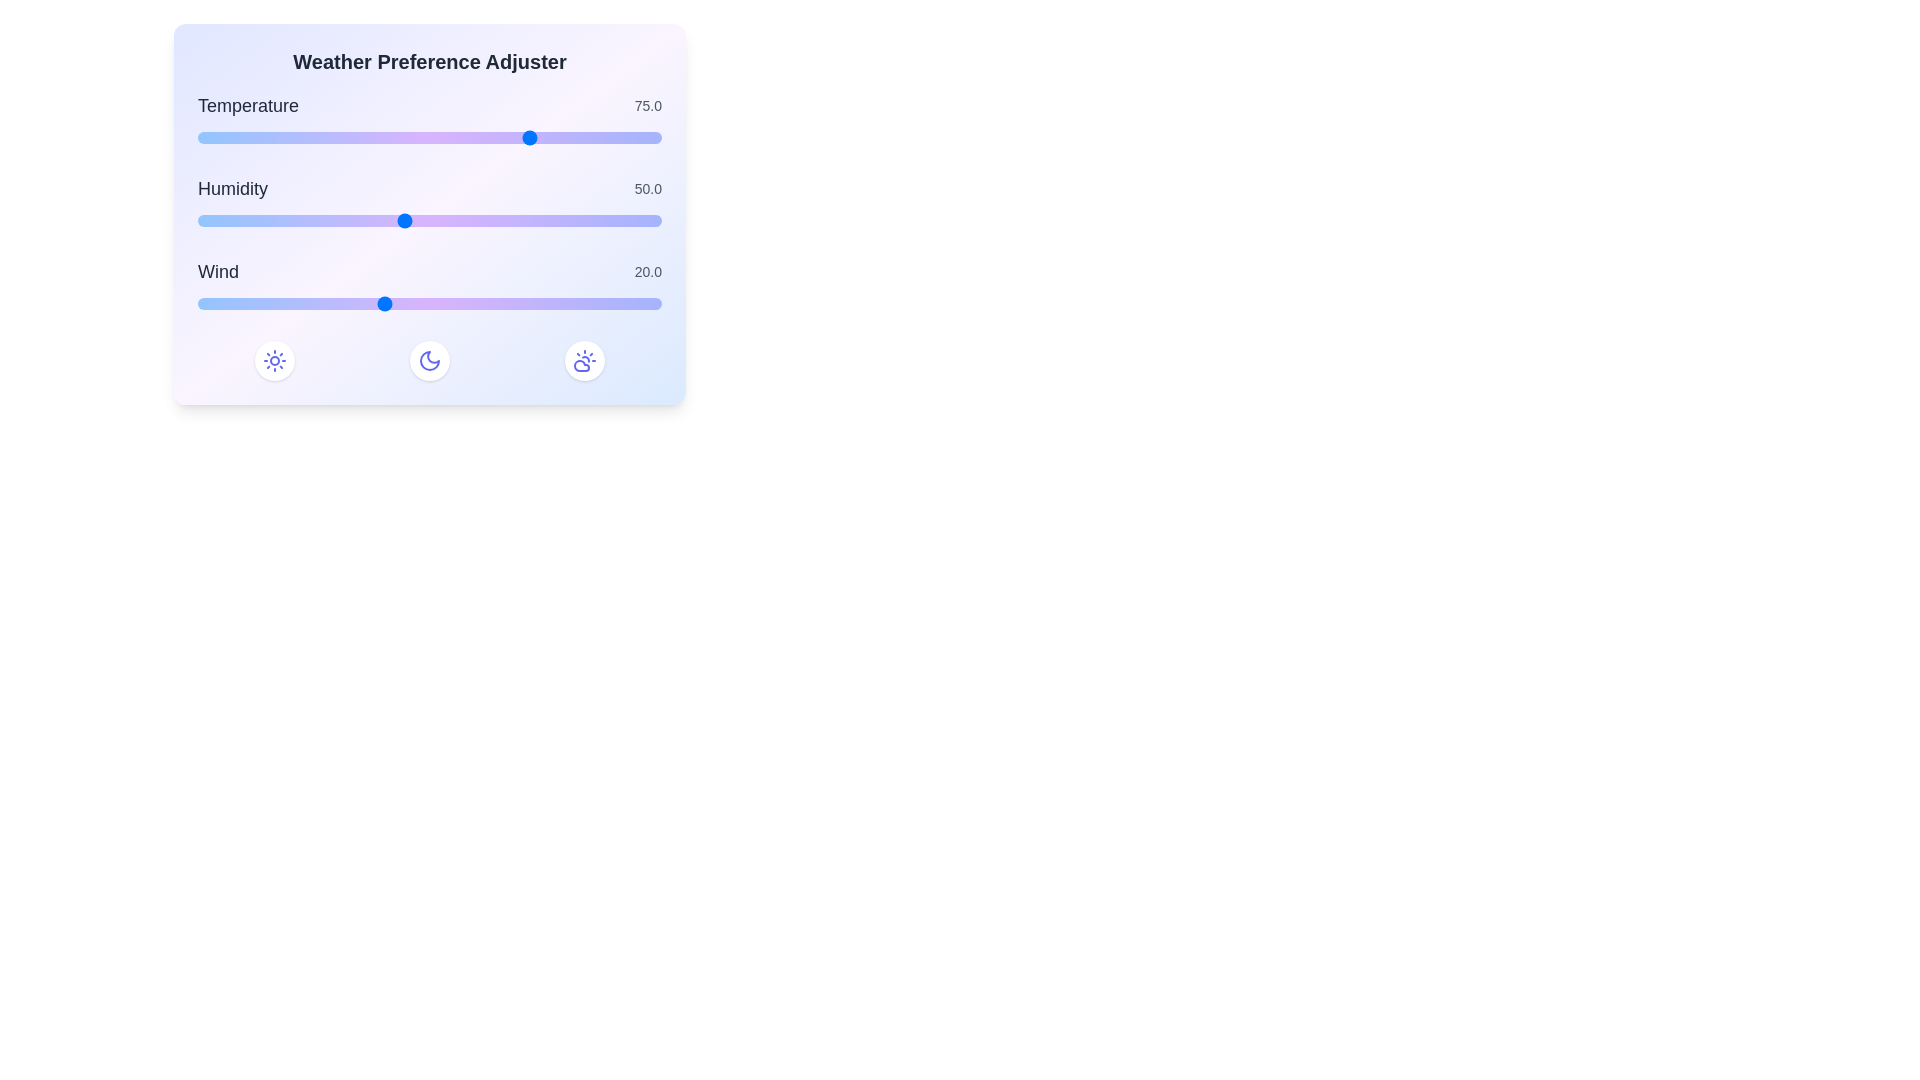 Image resolution: width=1920 pixels, height=1080 pixels. I want to click on the crescent moon icon in the bottom right of the Weather Preference Adjuster panel, so click(428, 361).